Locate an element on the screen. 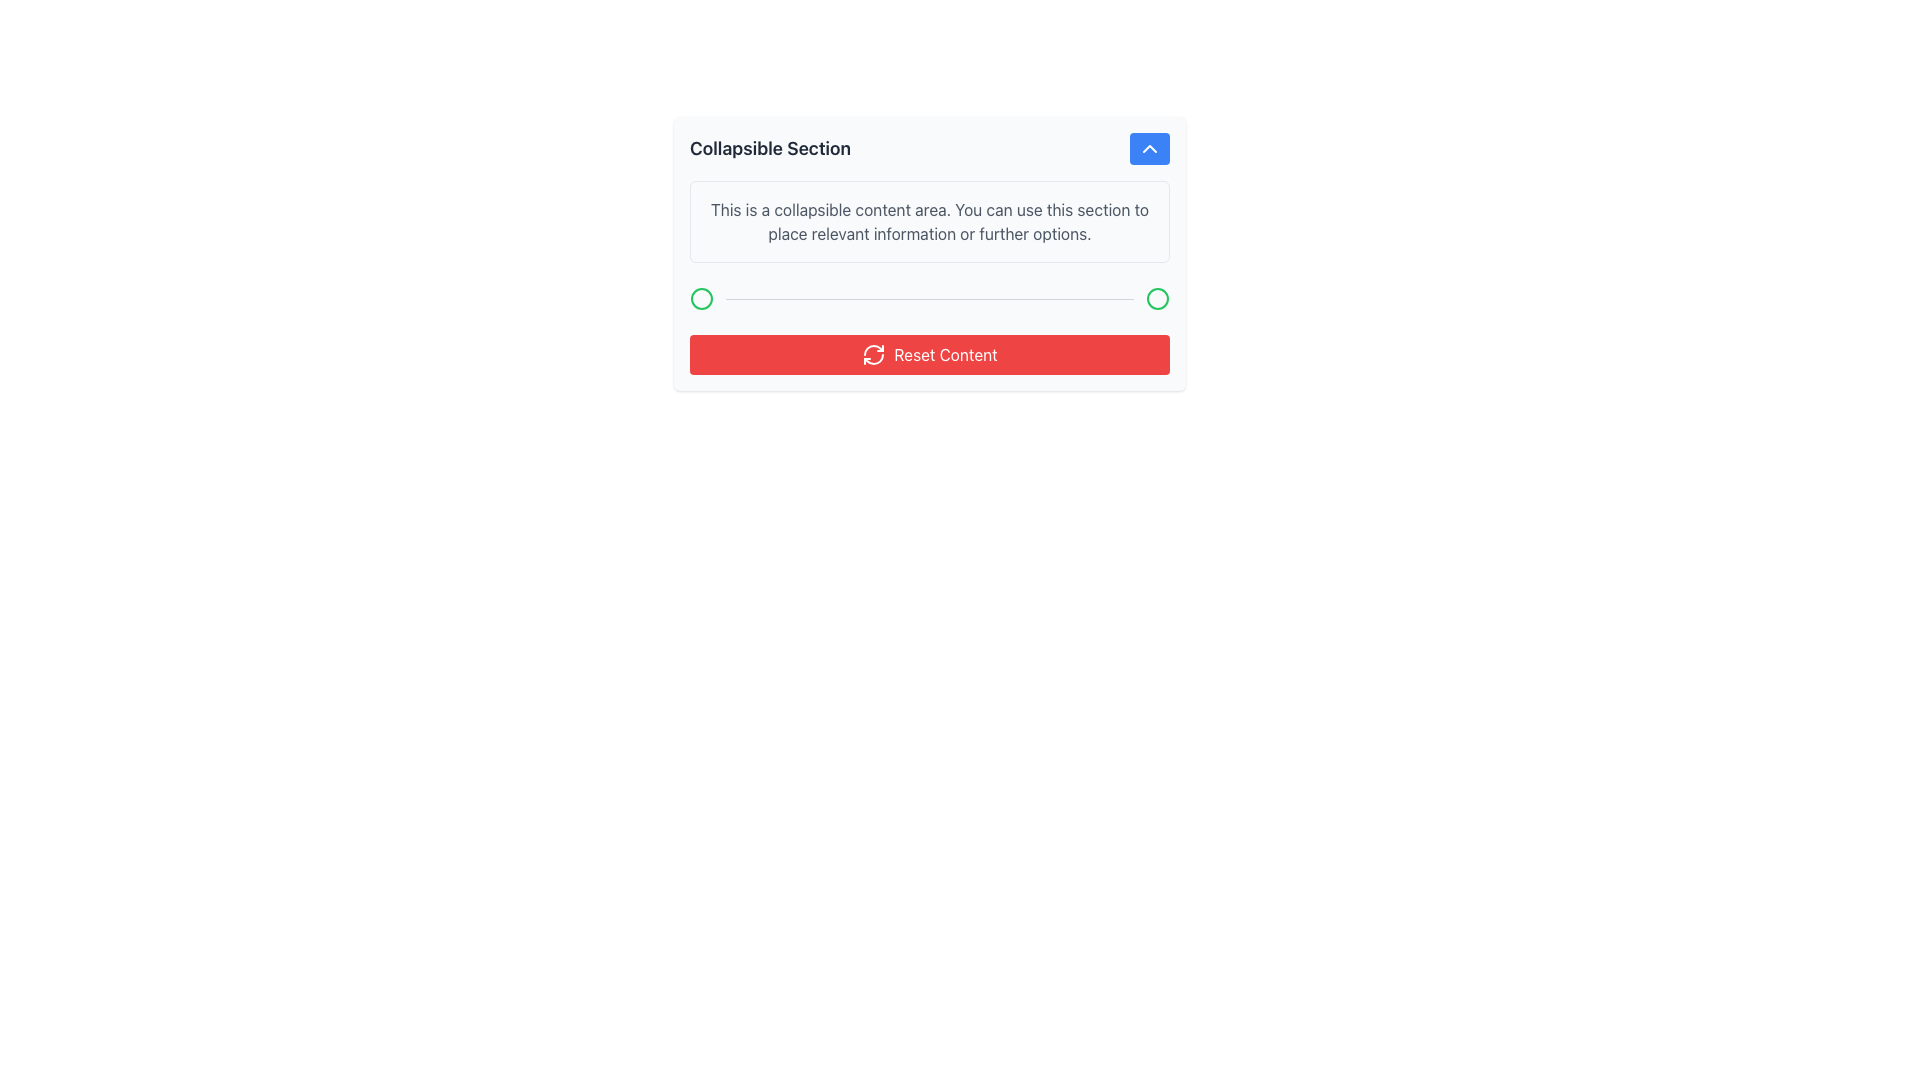  text content from the Informational Text Block, which is centrally located within the 'Collapsible Section' and displays the message: 'This is a collapsible content area. You can use this section to place relevant information or further options.' is located at coordinates (929, 222).